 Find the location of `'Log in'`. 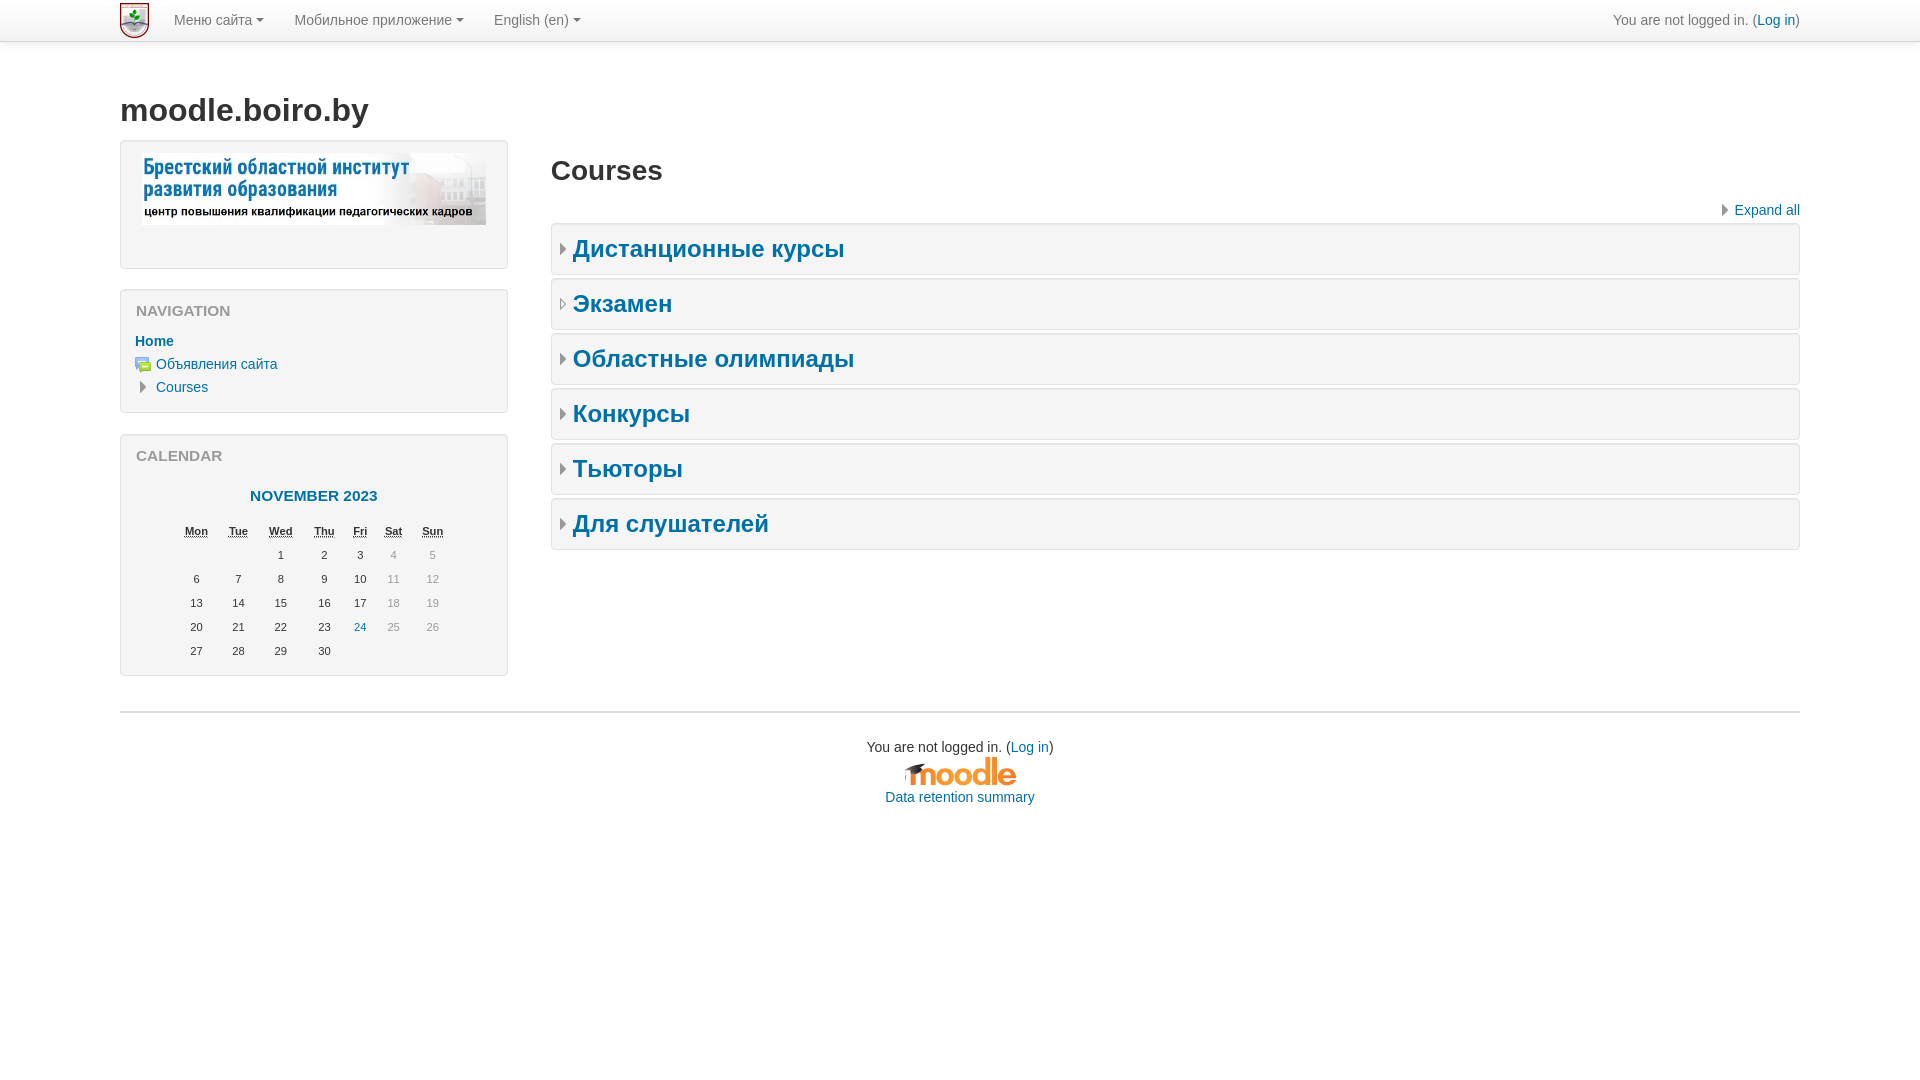

'Log in' is located at coordinates (1030, 747).